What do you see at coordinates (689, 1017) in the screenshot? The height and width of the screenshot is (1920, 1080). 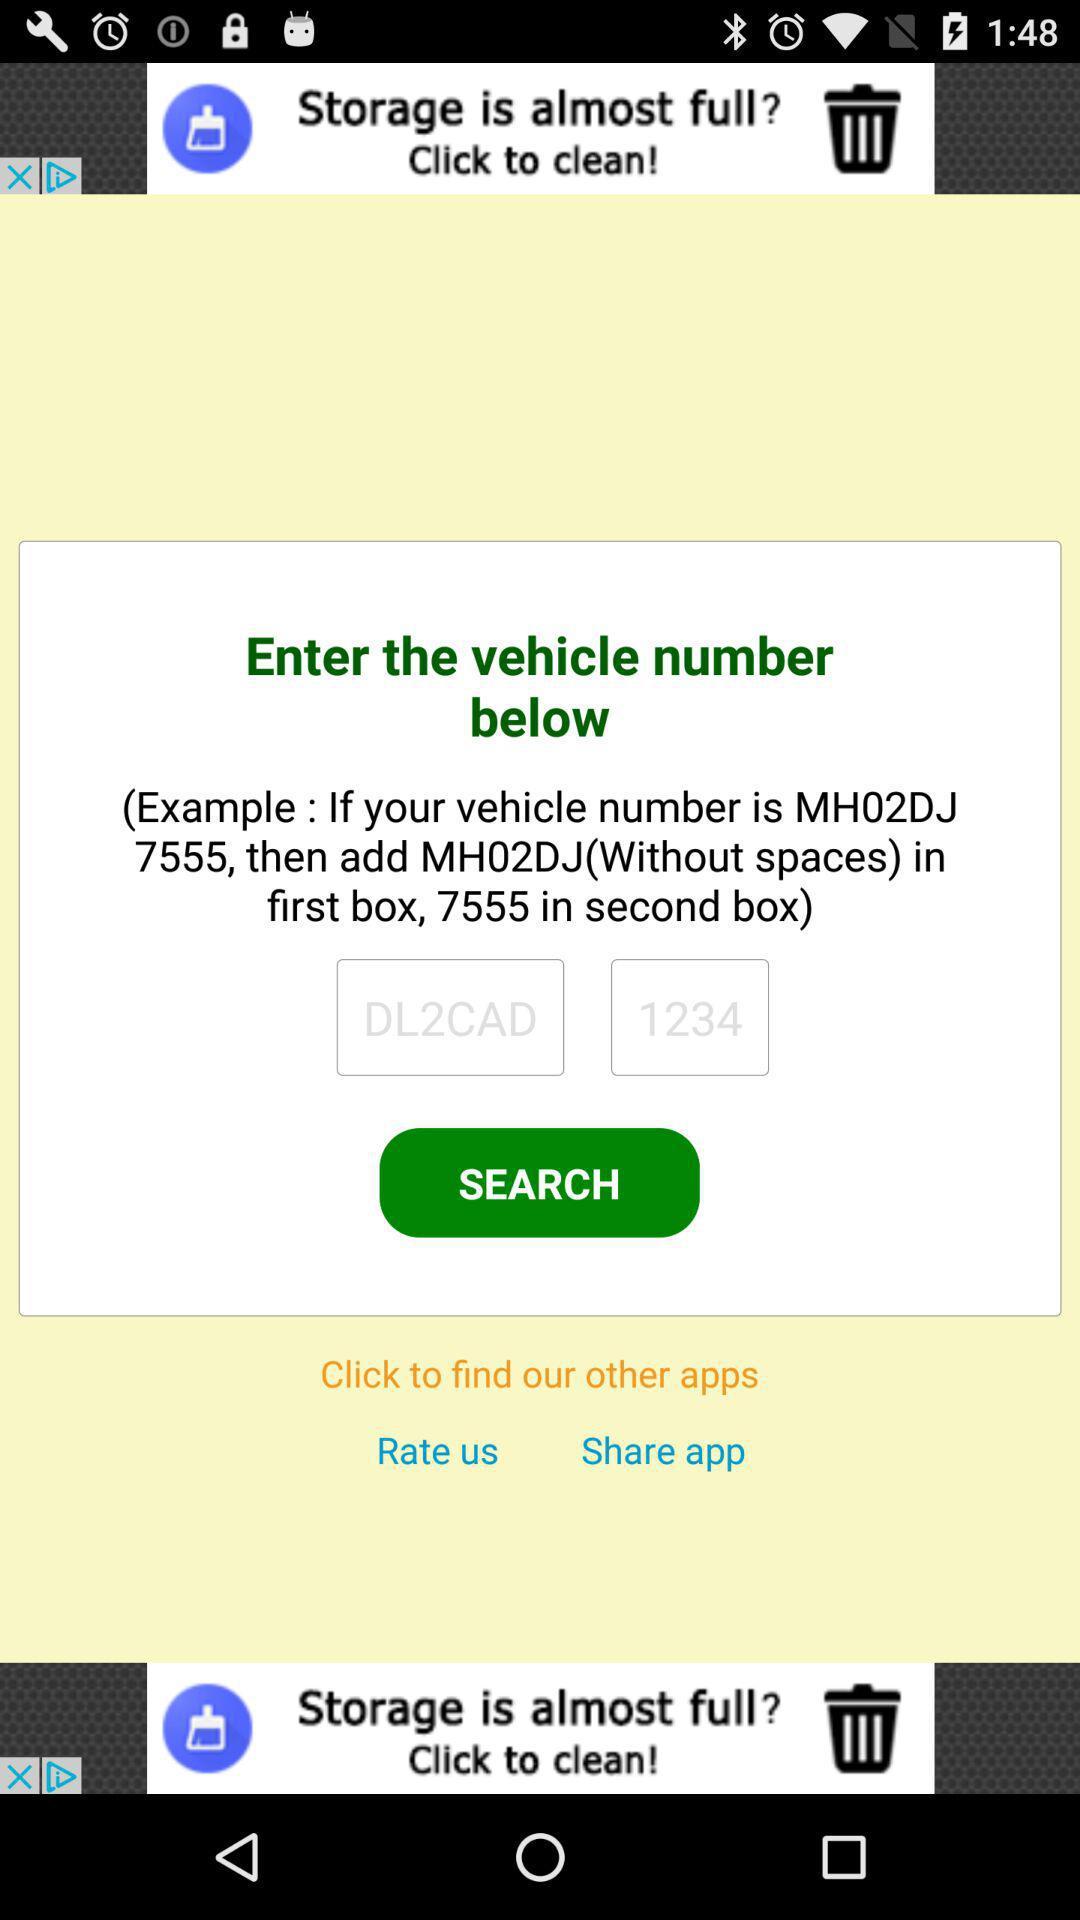 I see `numbers` at bounding box center [689, 1017].